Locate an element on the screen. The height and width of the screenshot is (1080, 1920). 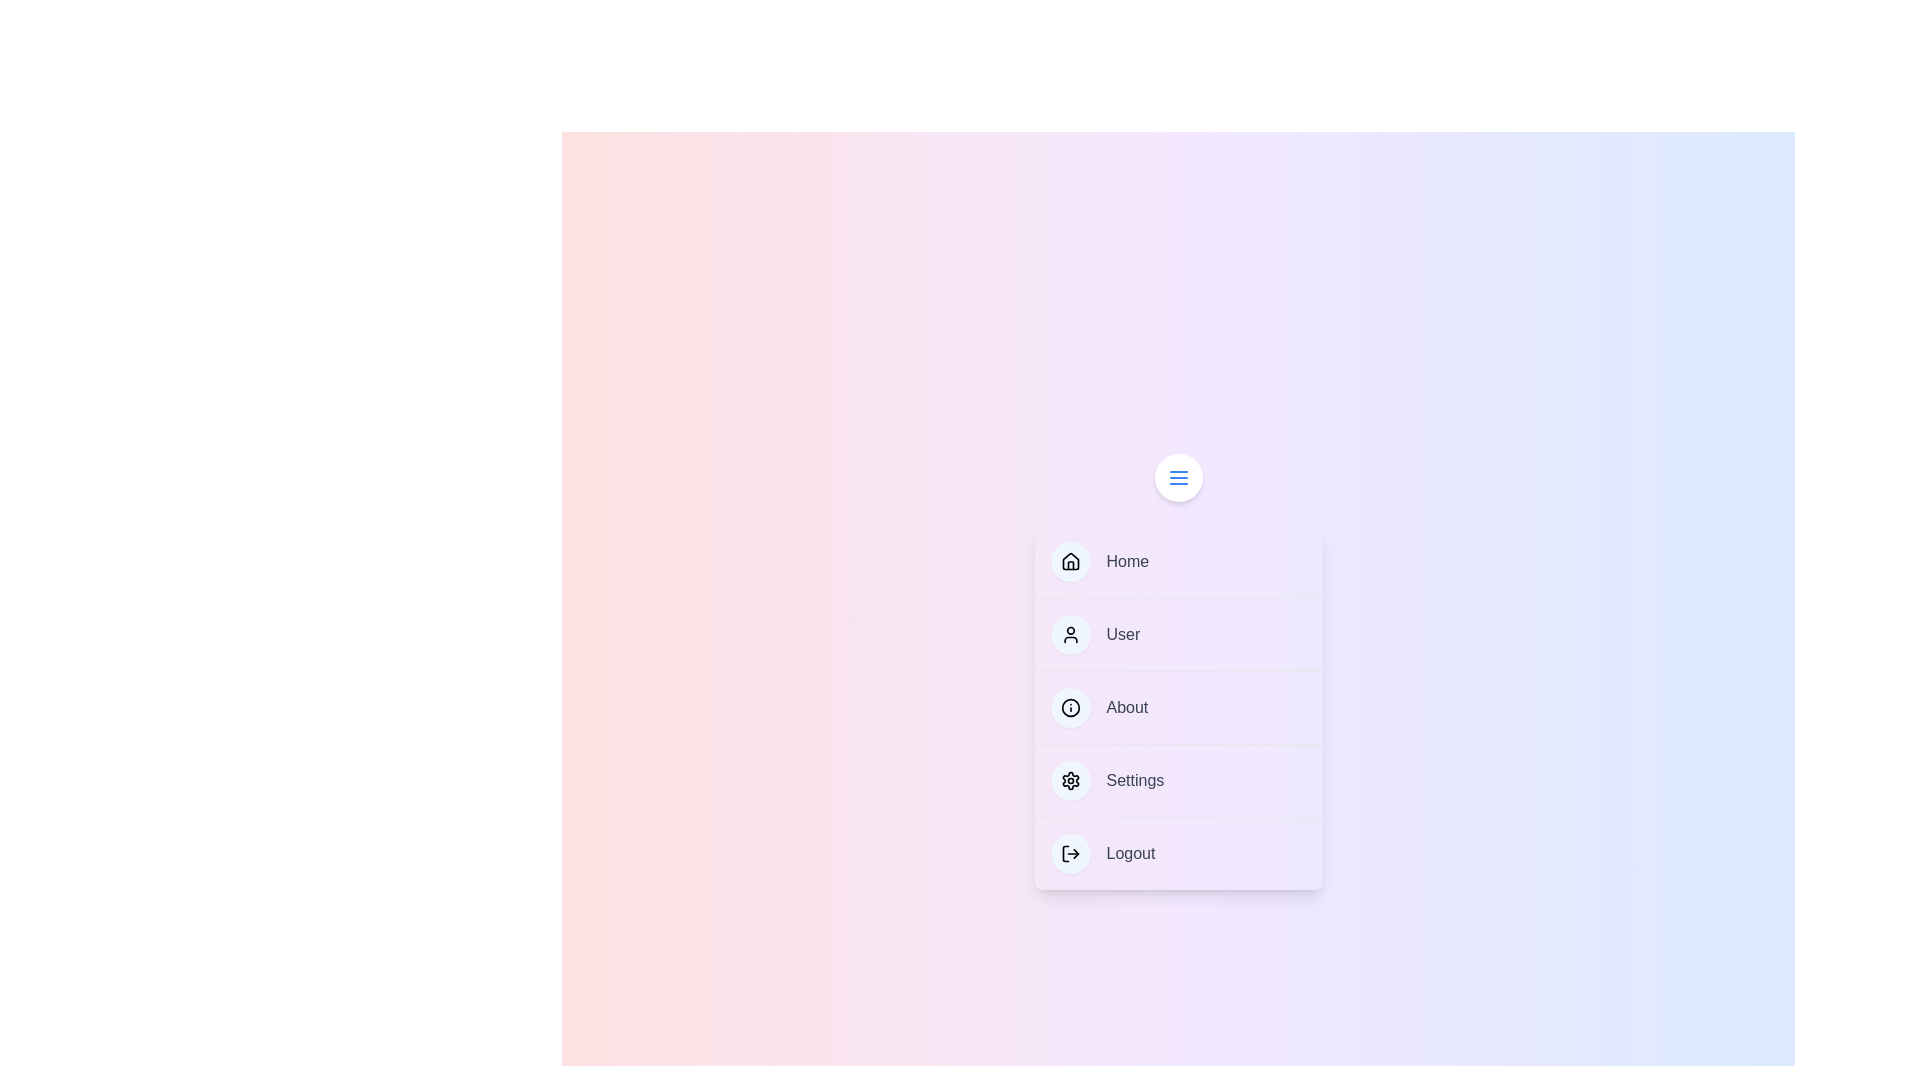
the menu item labeled About is located at coordinates (1178, 706).